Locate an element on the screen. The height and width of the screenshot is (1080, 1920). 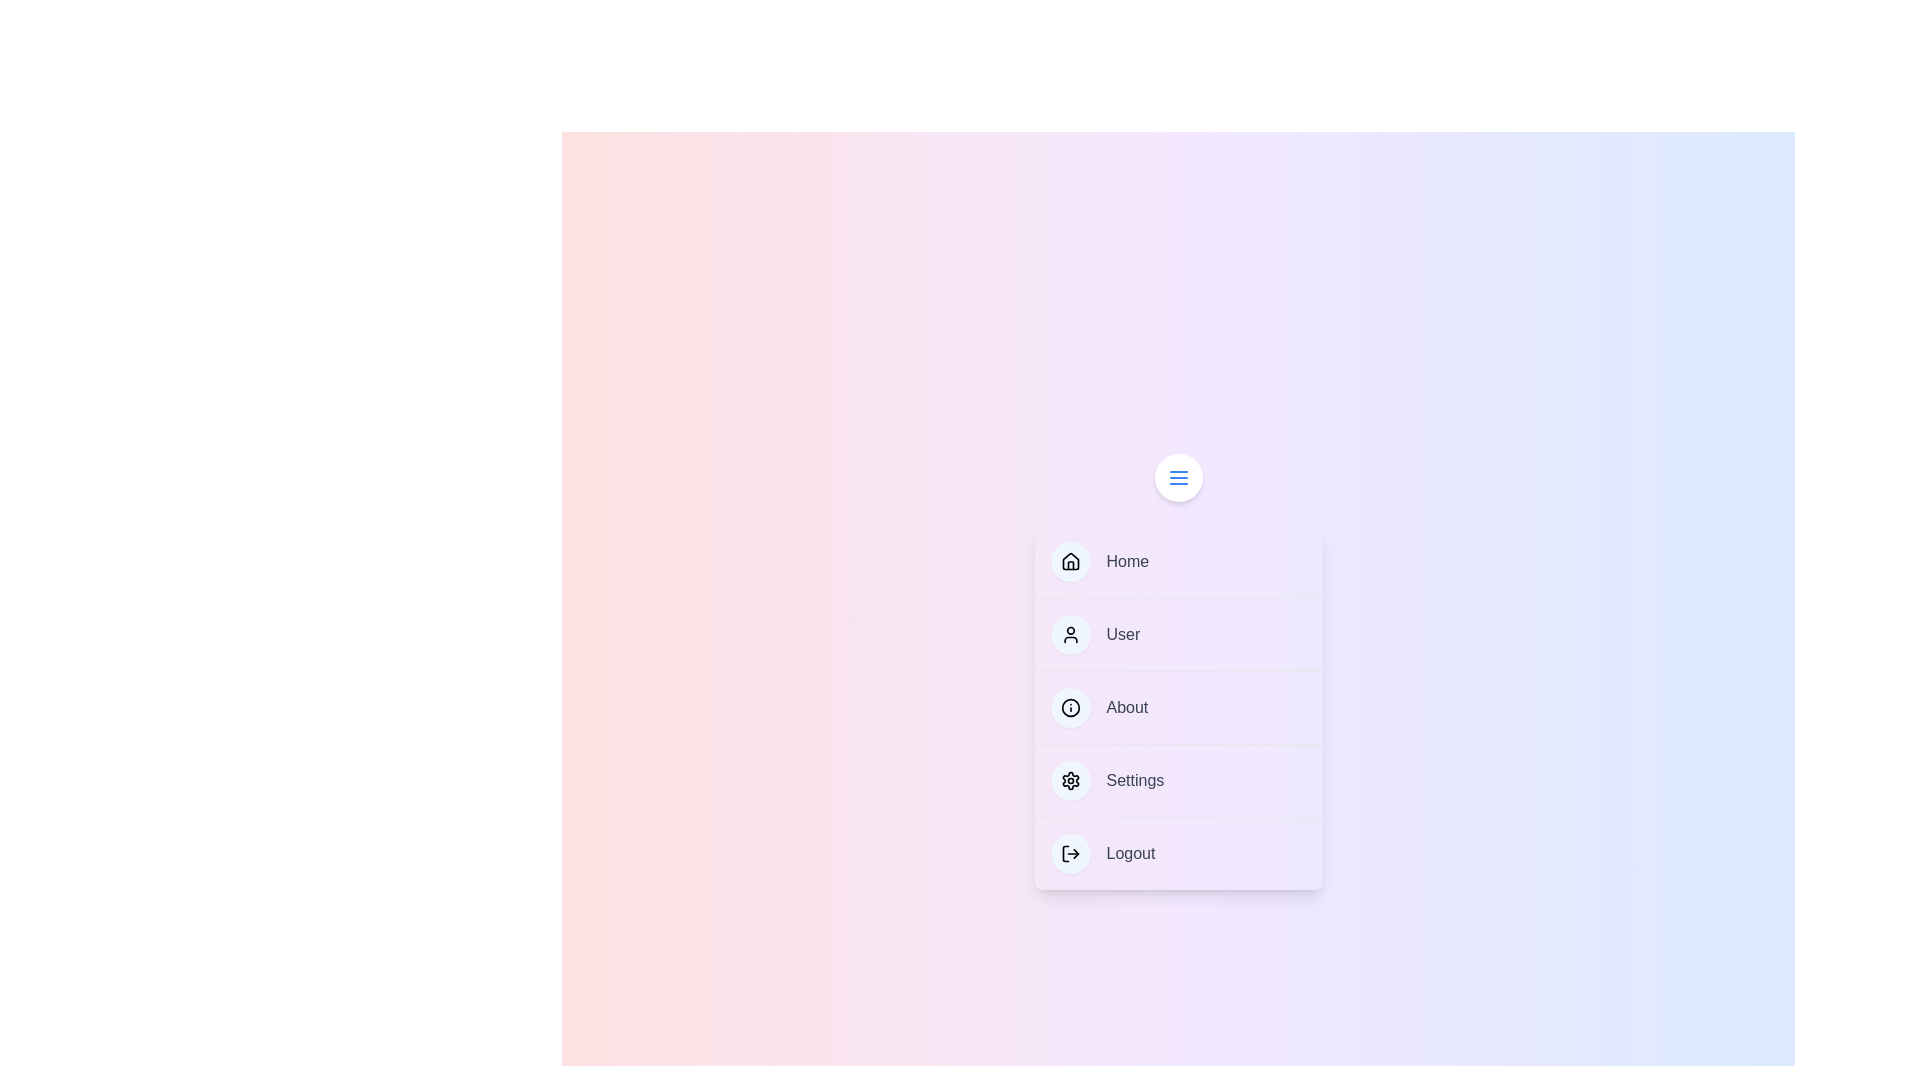
the menu item labeled About is located at coordinates (1178, 706).